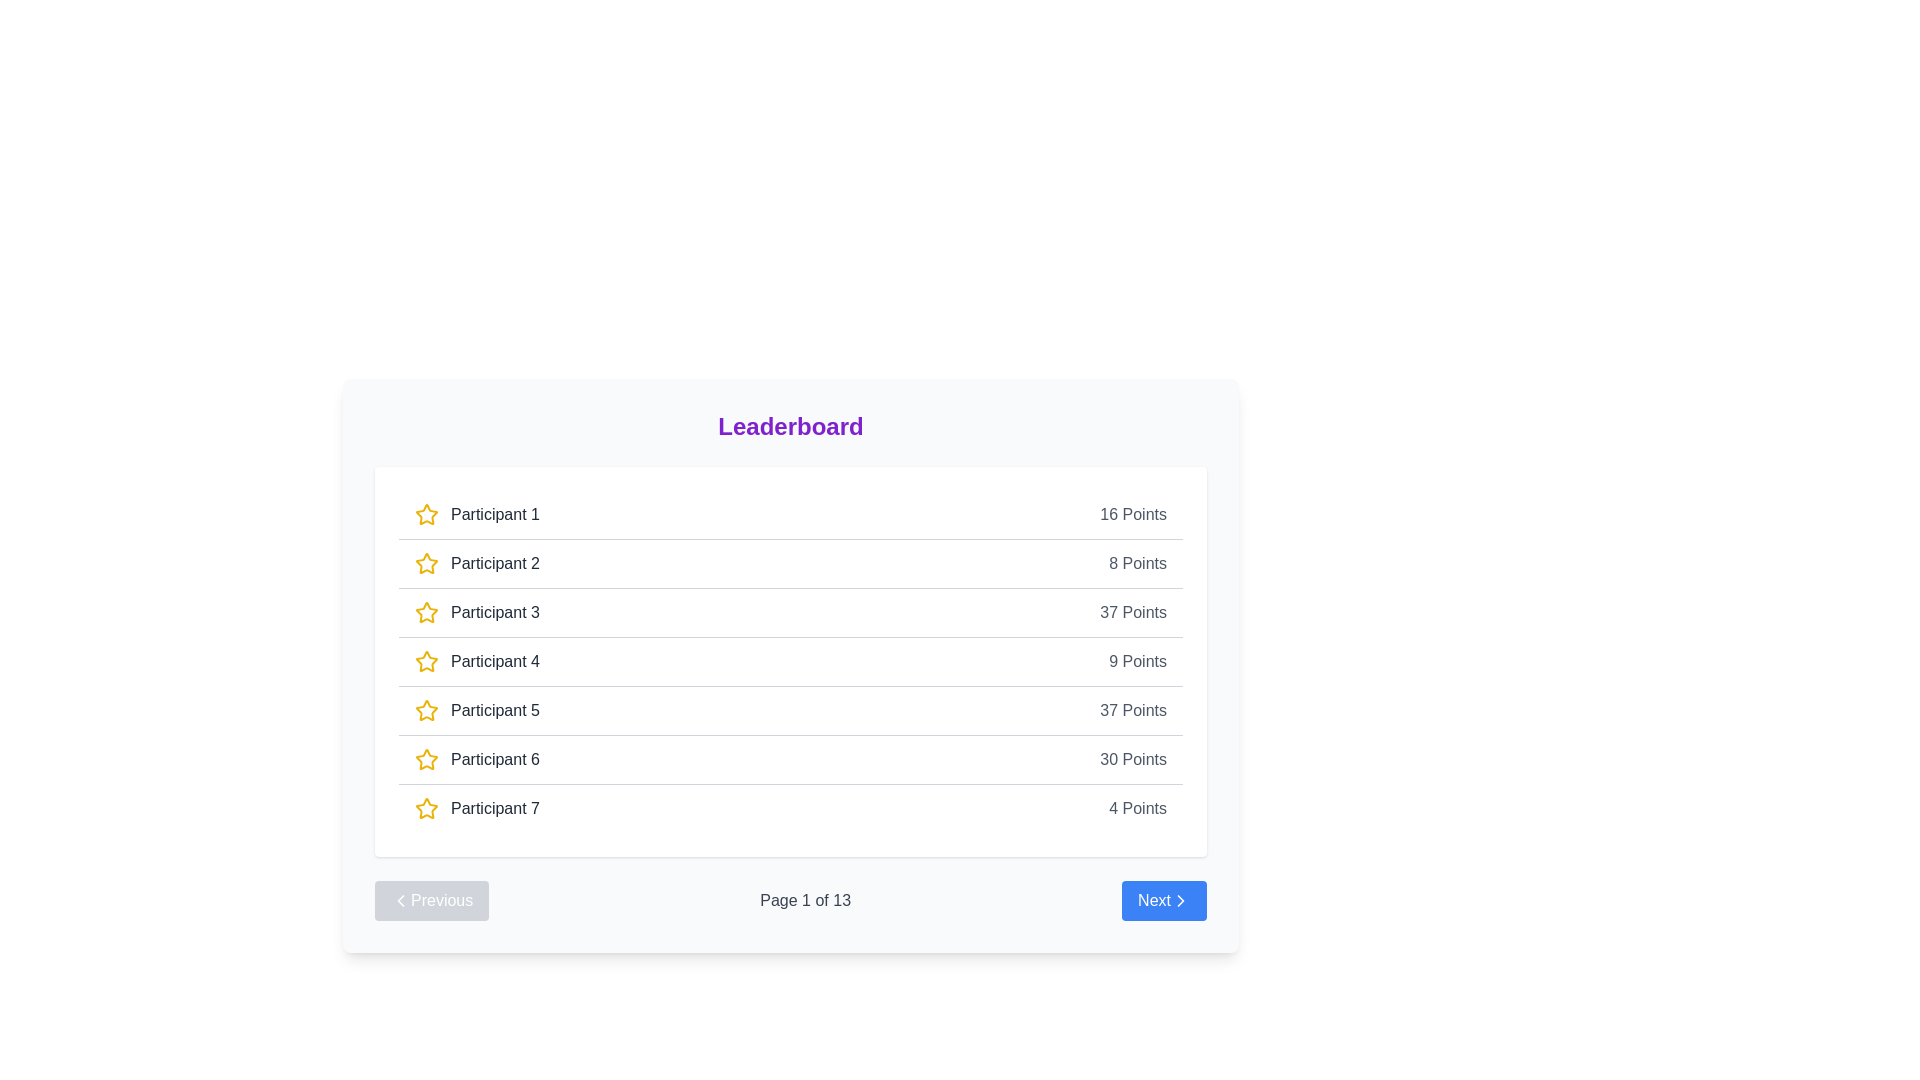 The height and width of the screenshot is (1080, 1920). Describe the element at coordinates (1133, 759) in the screenshot. I see `displayed text '30 Points' from the leaderboard entry for 'Participant 6', located at the far right of the row` at that location.